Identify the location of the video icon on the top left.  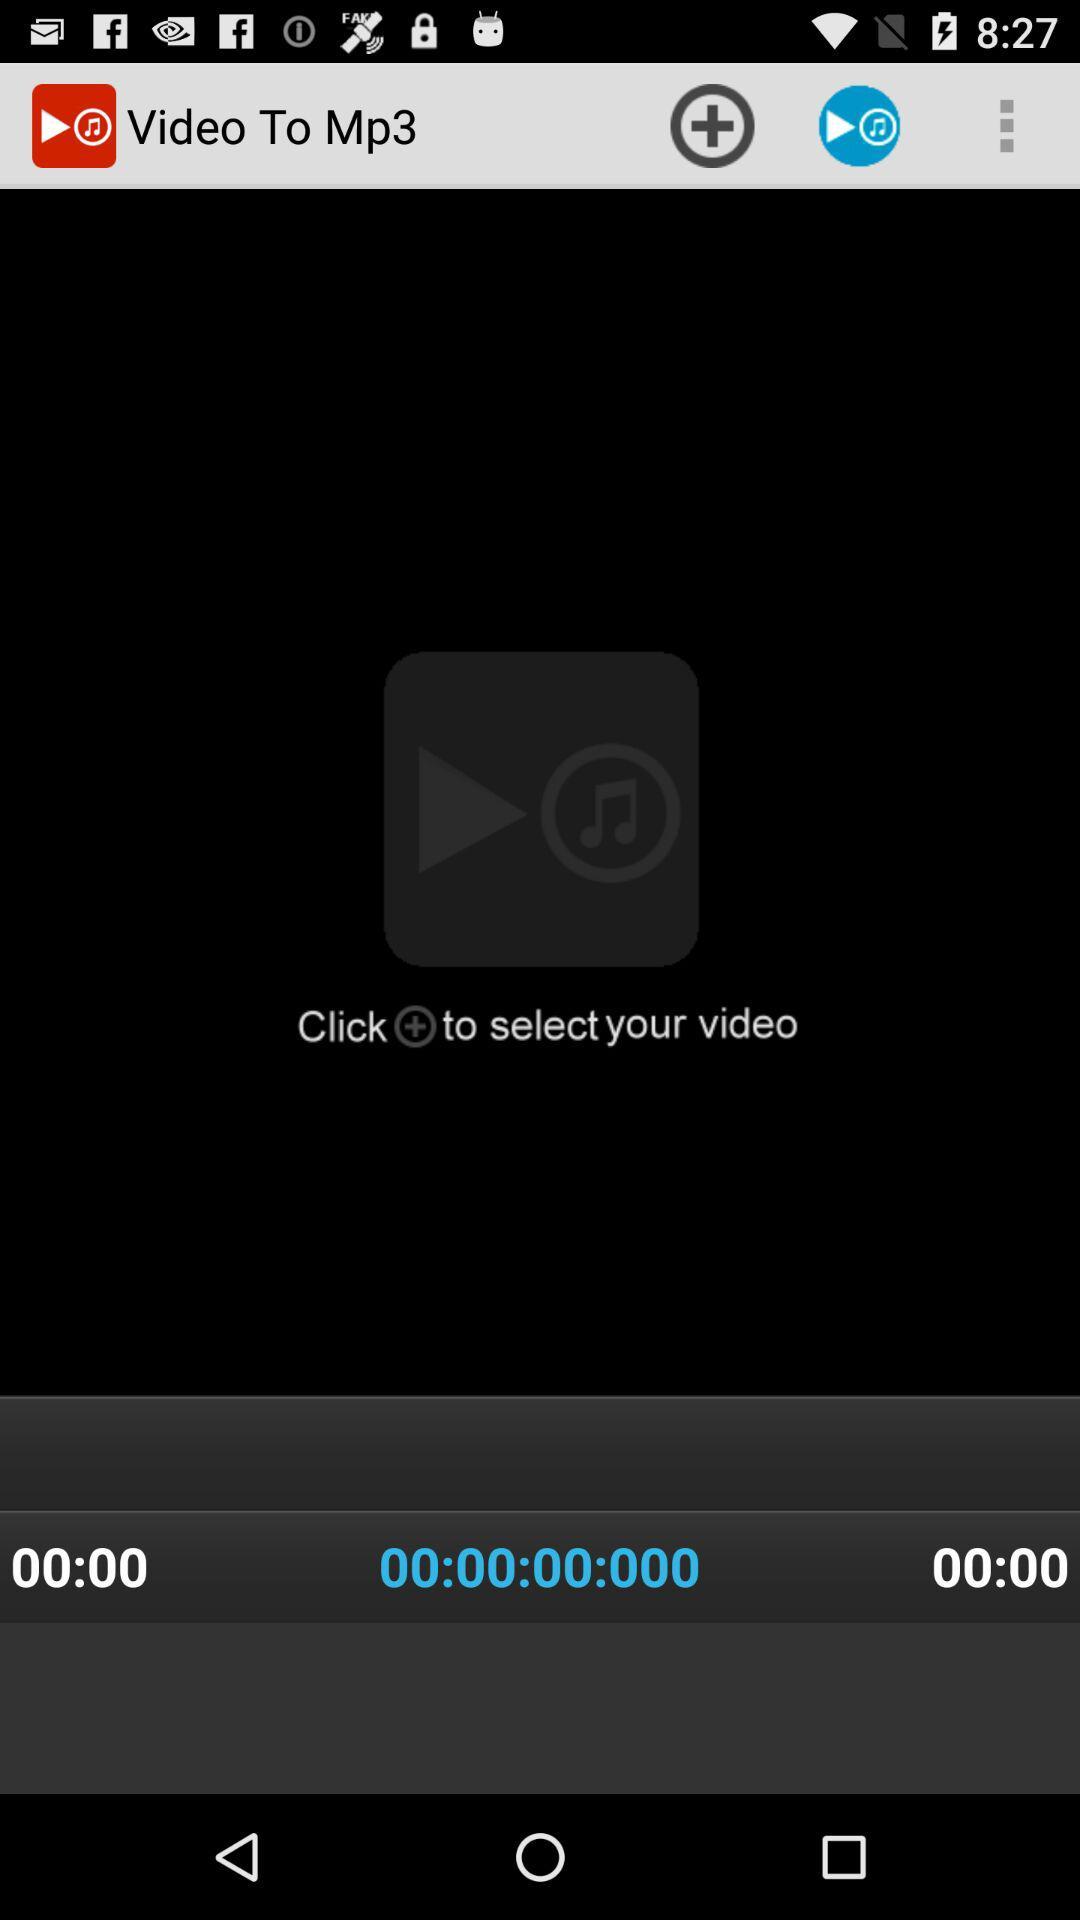
(73, 124).